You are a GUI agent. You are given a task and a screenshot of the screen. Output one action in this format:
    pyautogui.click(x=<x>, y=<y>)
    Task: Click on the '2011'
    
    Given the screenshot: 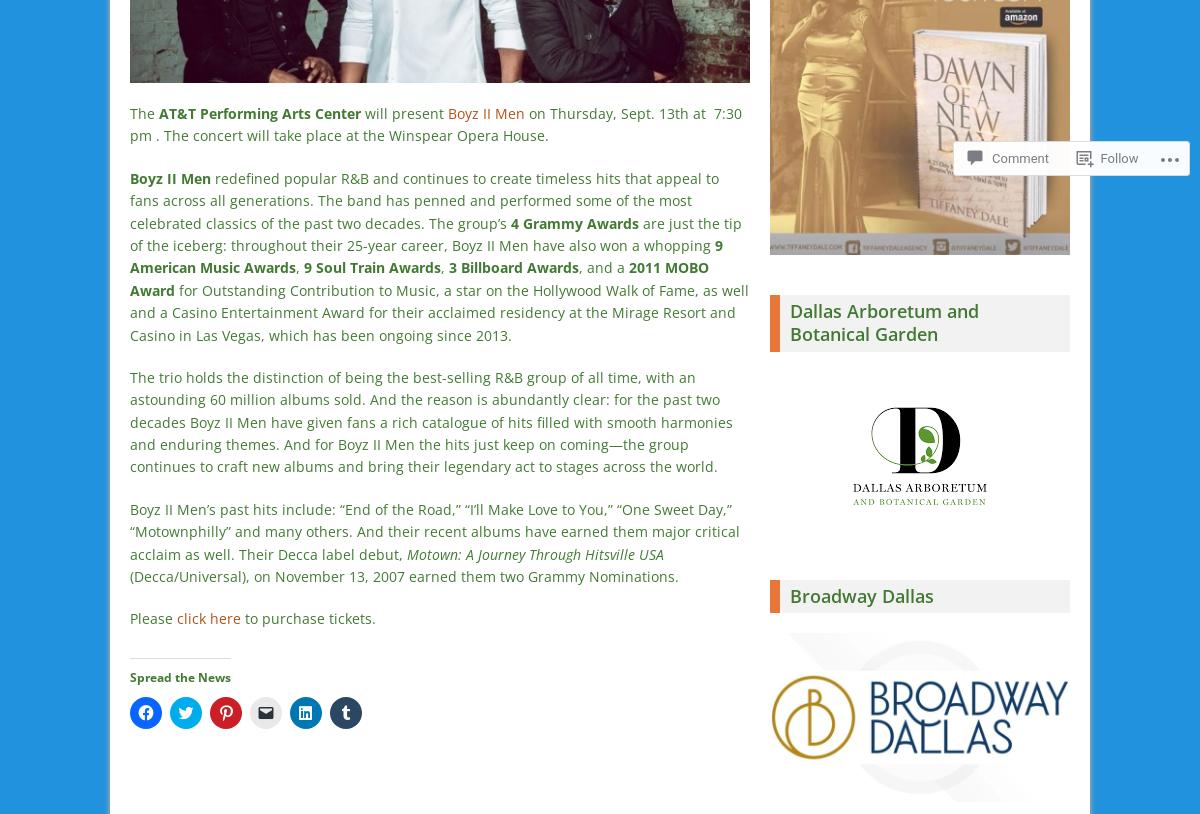 What is the action you would take?
    pyautogui.click(x=647, y=267)
    